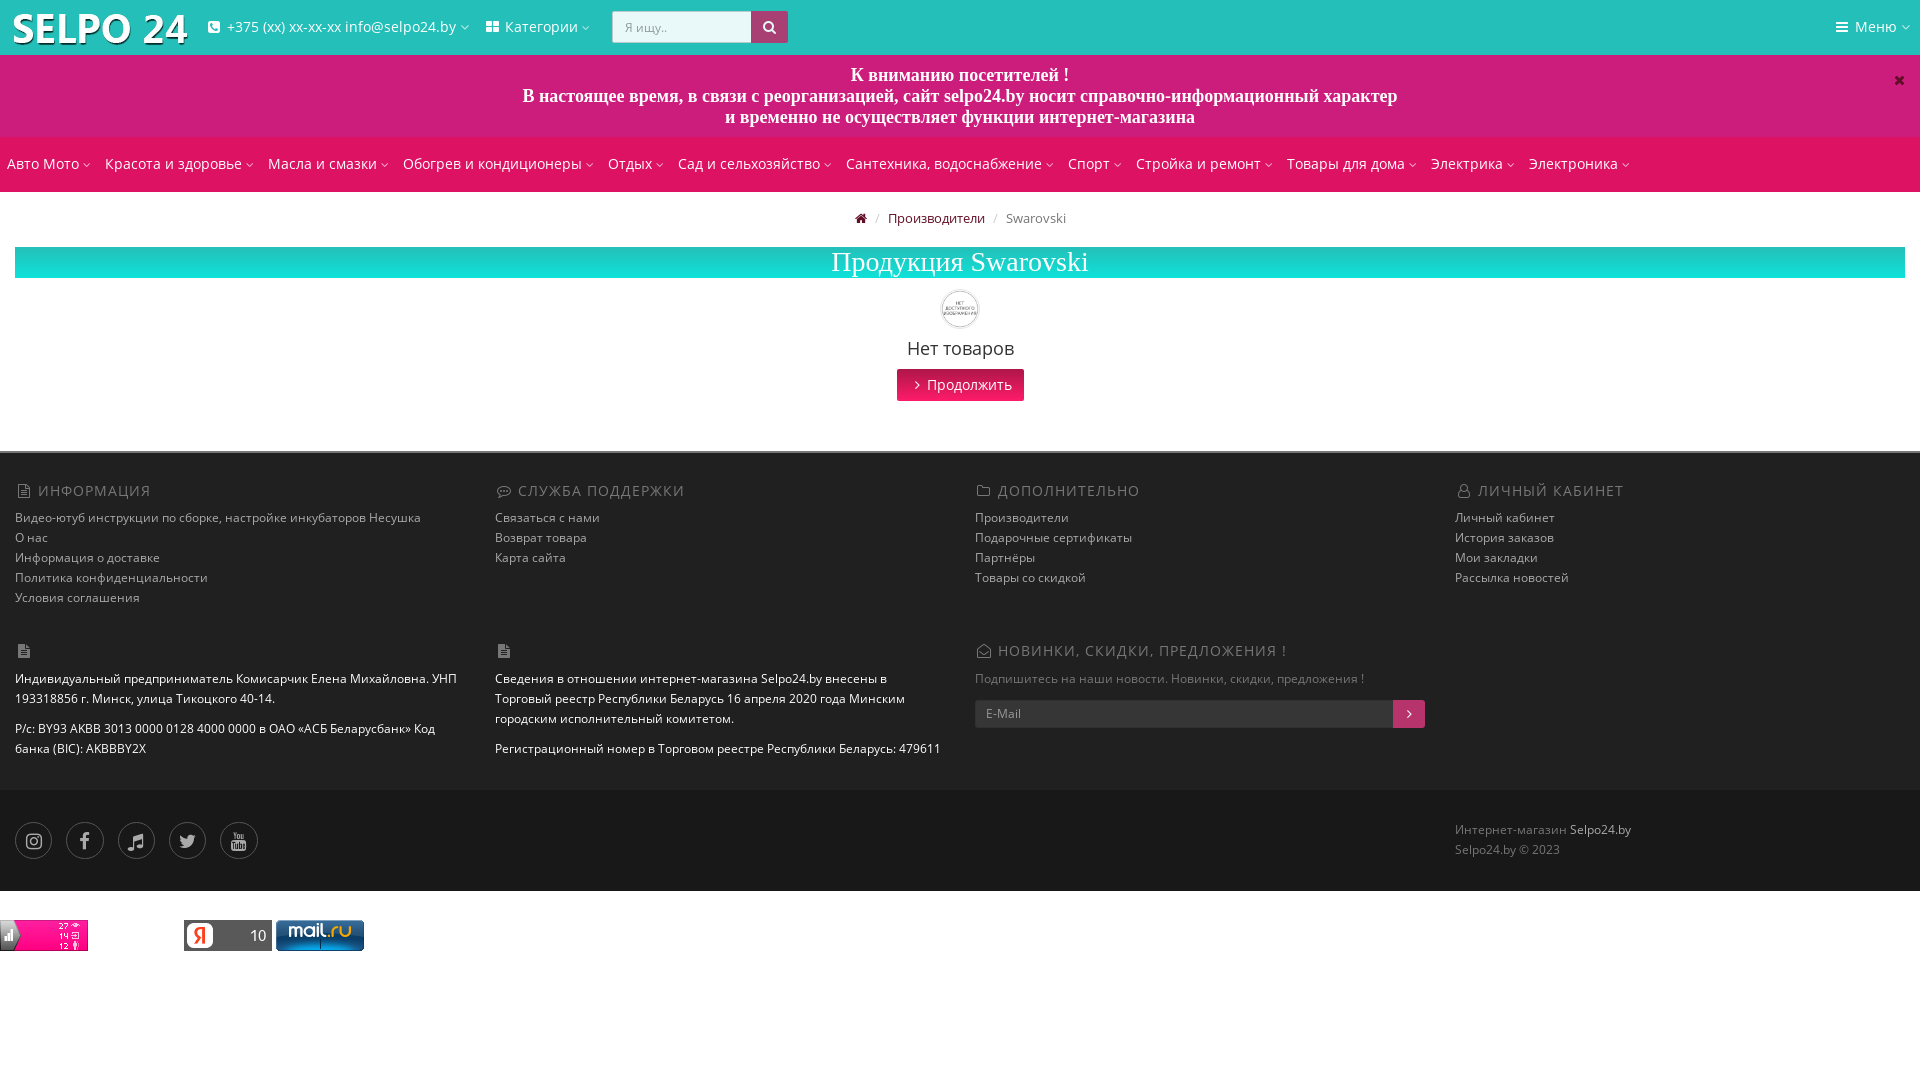  Describe the element at coordinates (4, 29) in the screenshot. I see `'Selpo24.by'` at that location.